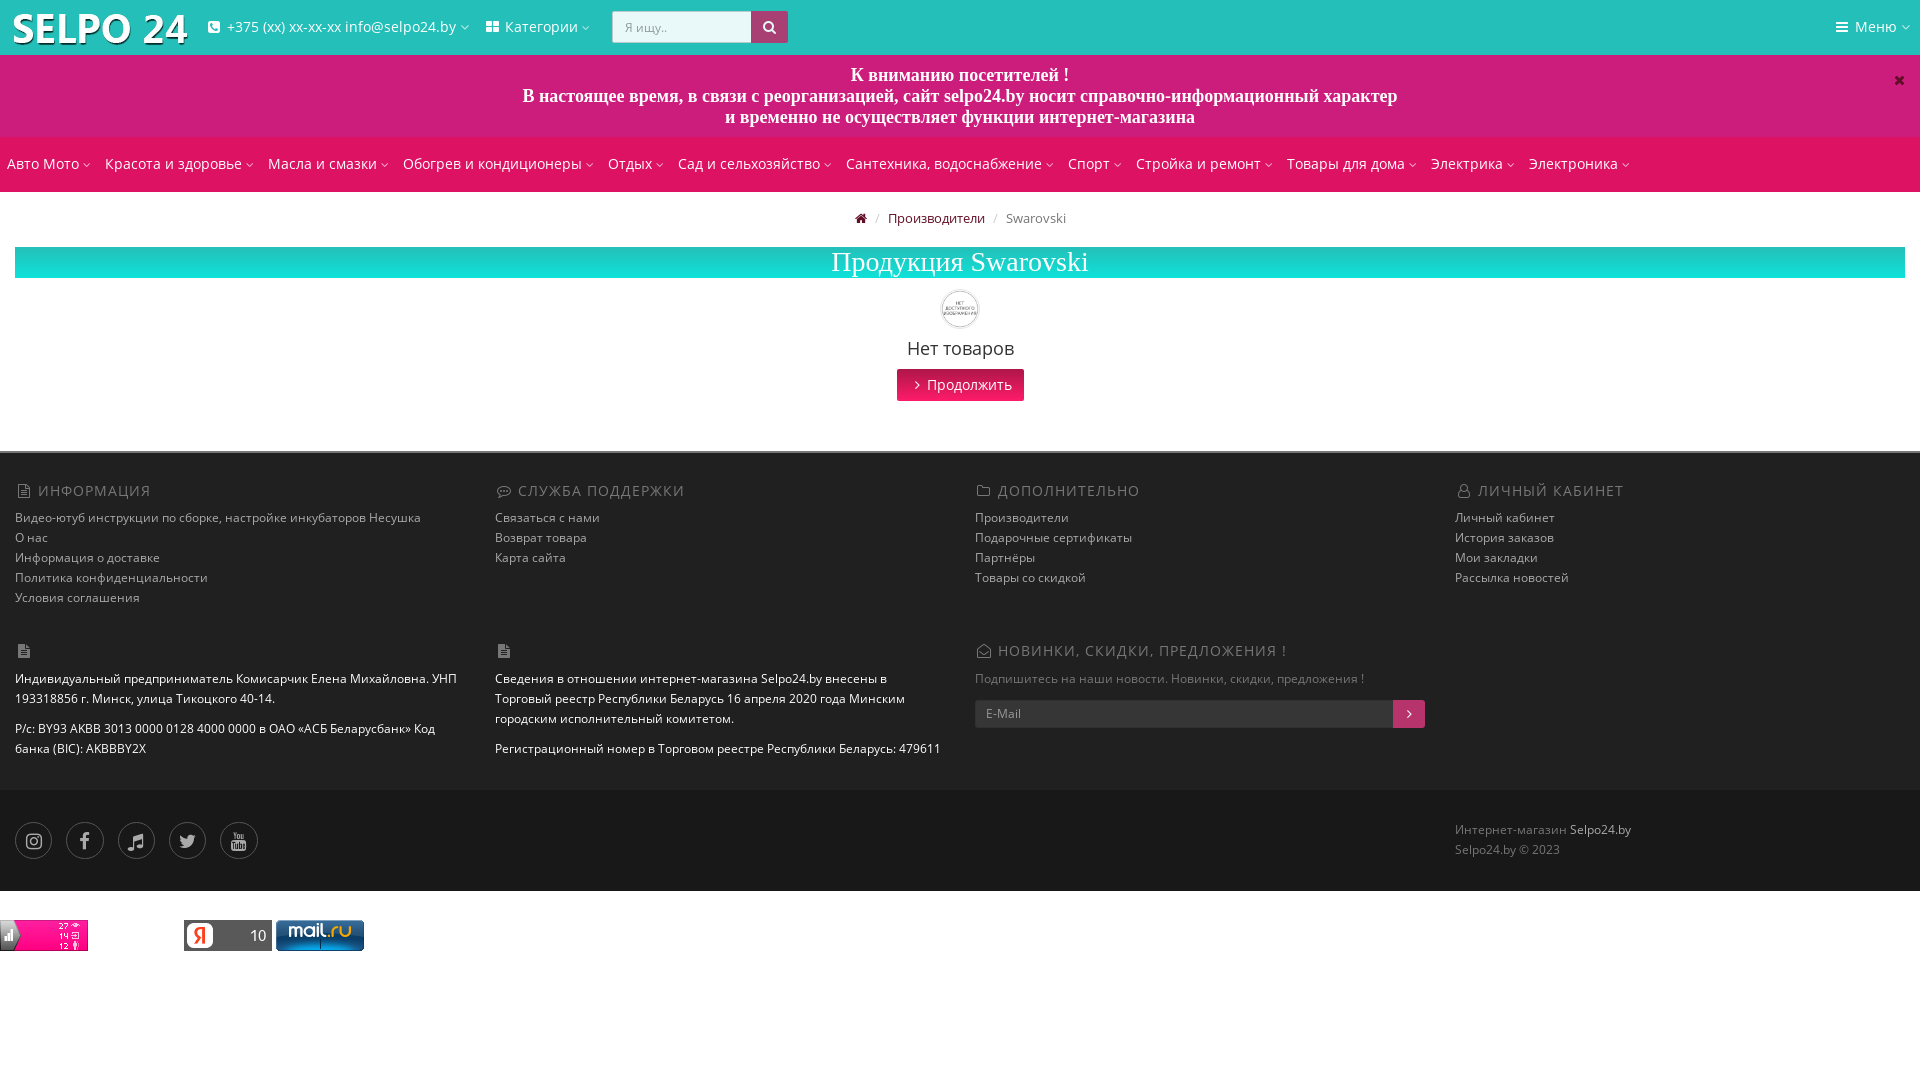  Describe the element at coordinates (4, 29) in the screenshot. I see `'Selpo24.by'` at that location.